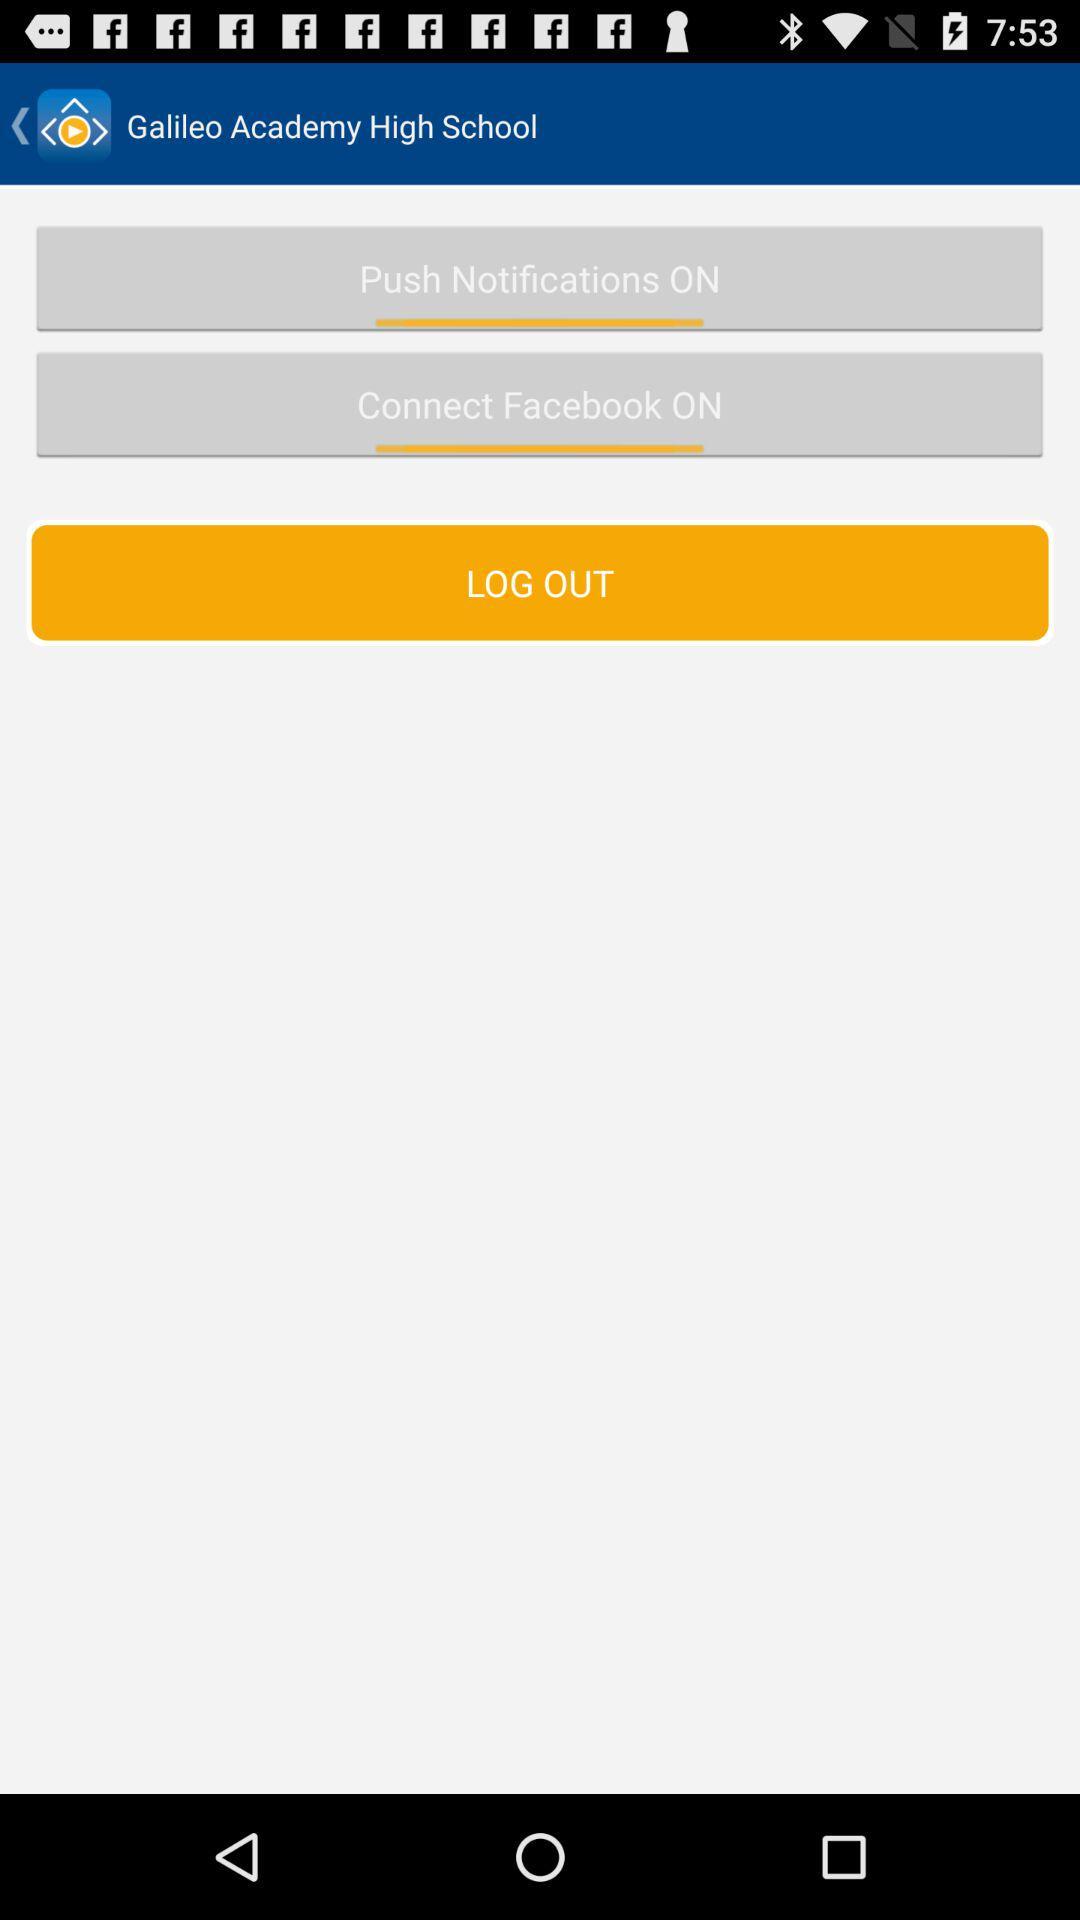 The height and width of the screenshot is (1920, 1080). I want to click on log out button, so click(540, 581).